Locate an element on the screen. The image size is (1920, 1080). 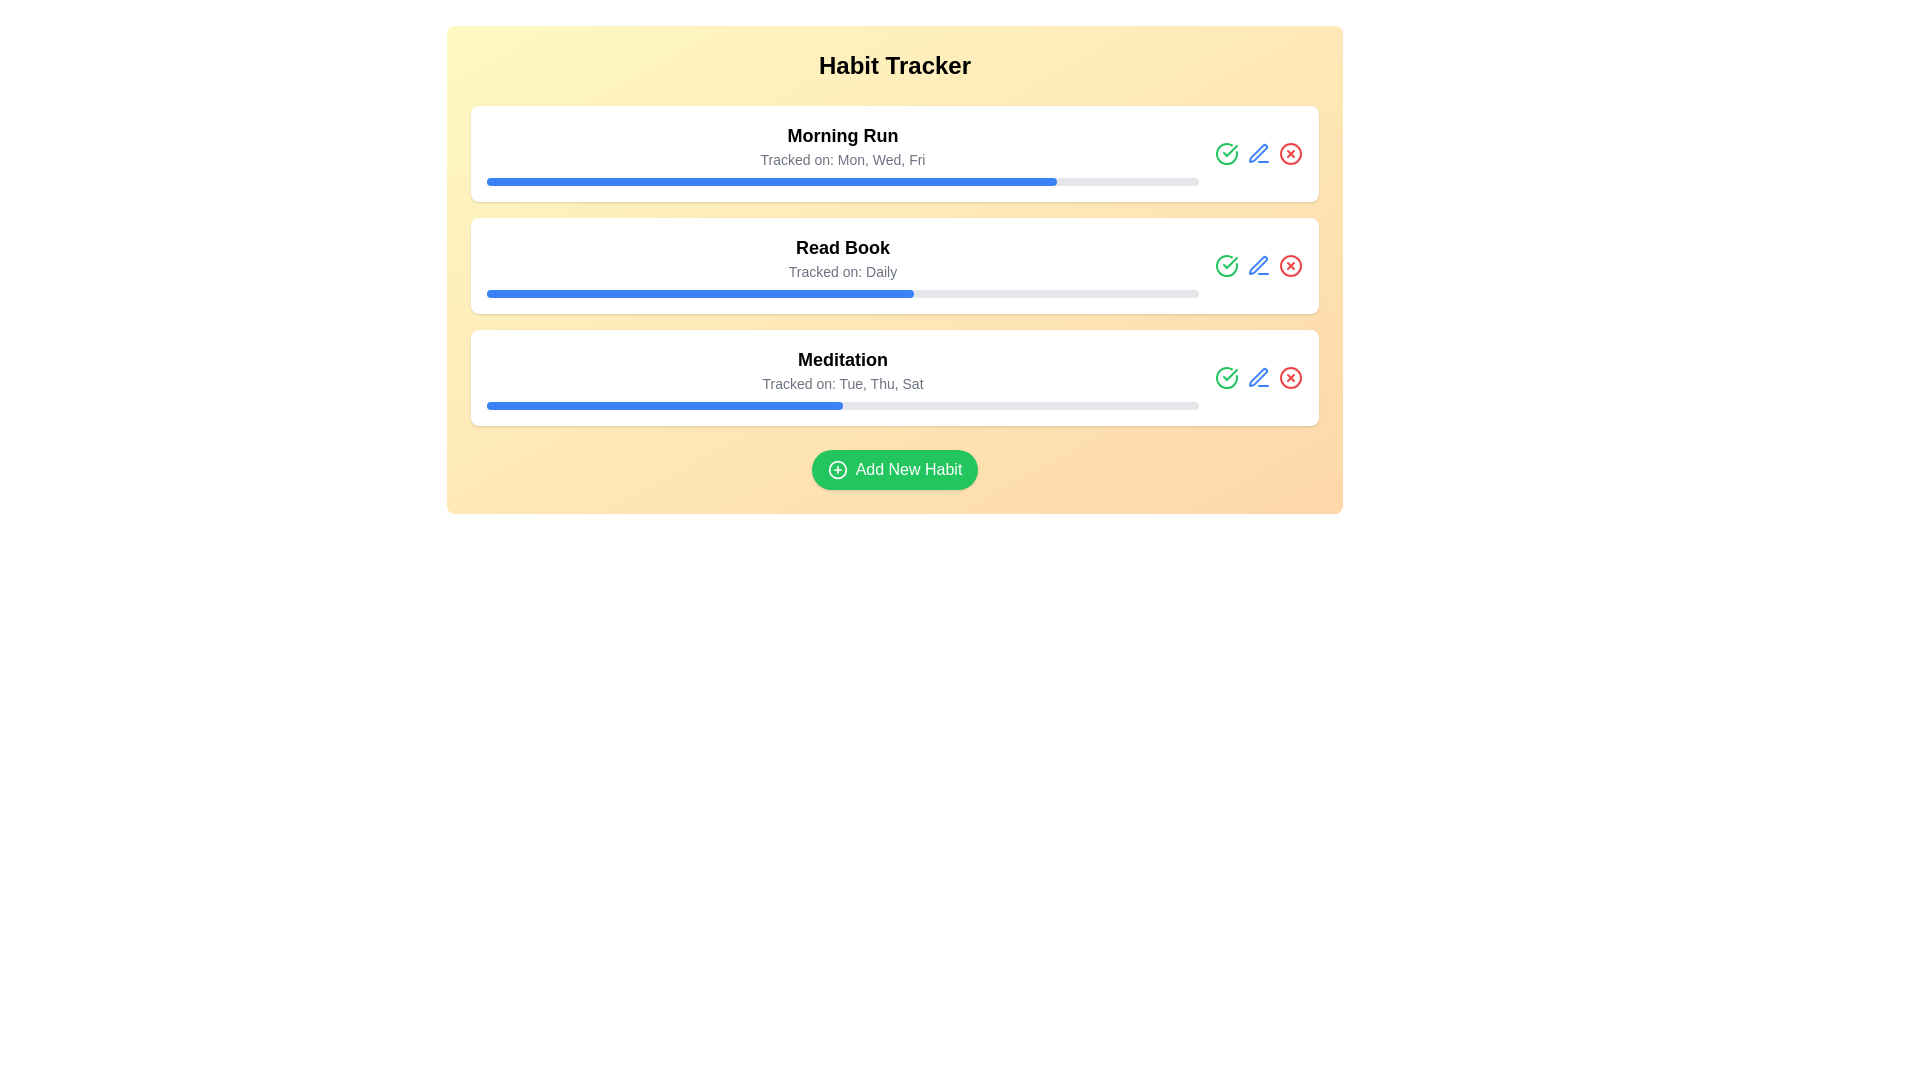
the edit button is located at coordinates (1256, 377).